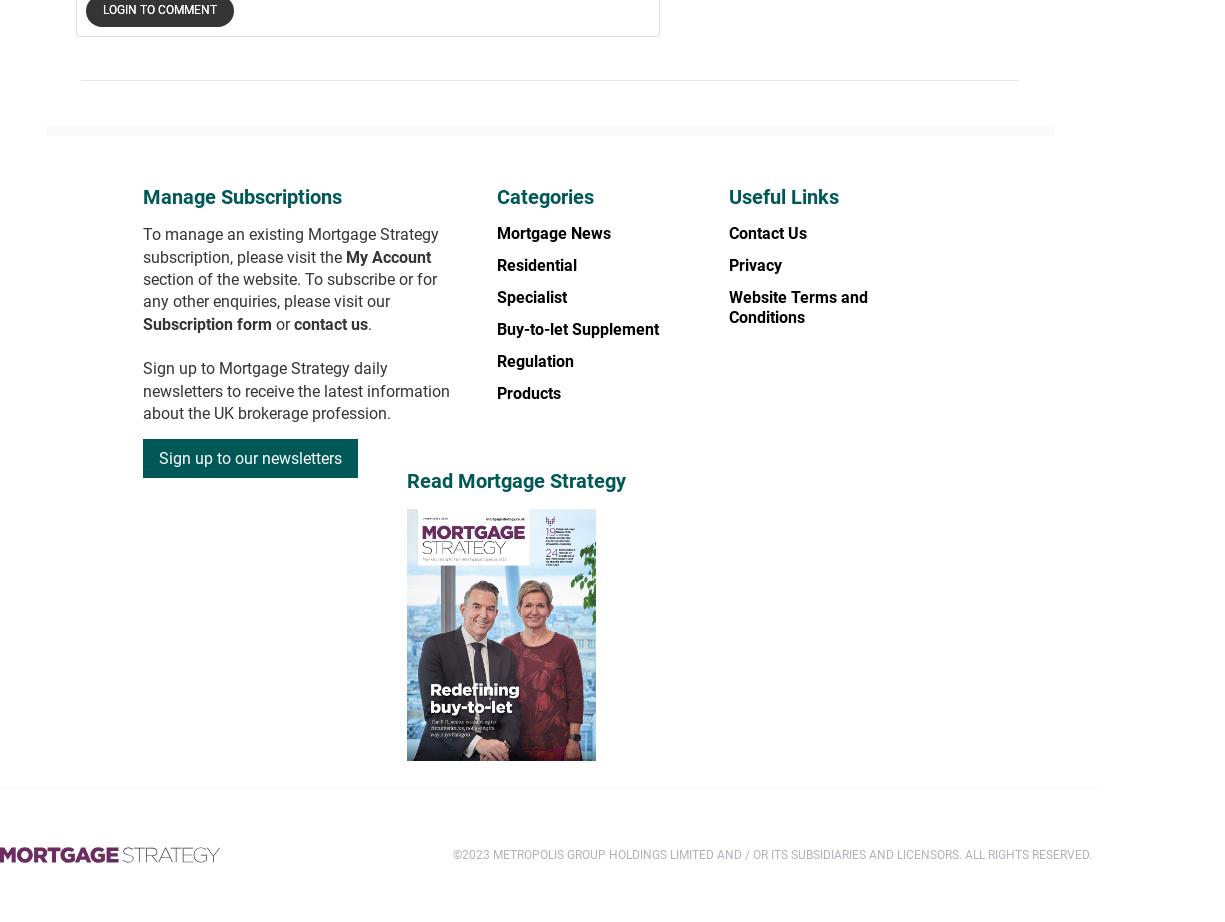  What do you see at coordinates (784, 196) in the screenshot?
I see `'Useful Links'` at bounding box center [784, 196].